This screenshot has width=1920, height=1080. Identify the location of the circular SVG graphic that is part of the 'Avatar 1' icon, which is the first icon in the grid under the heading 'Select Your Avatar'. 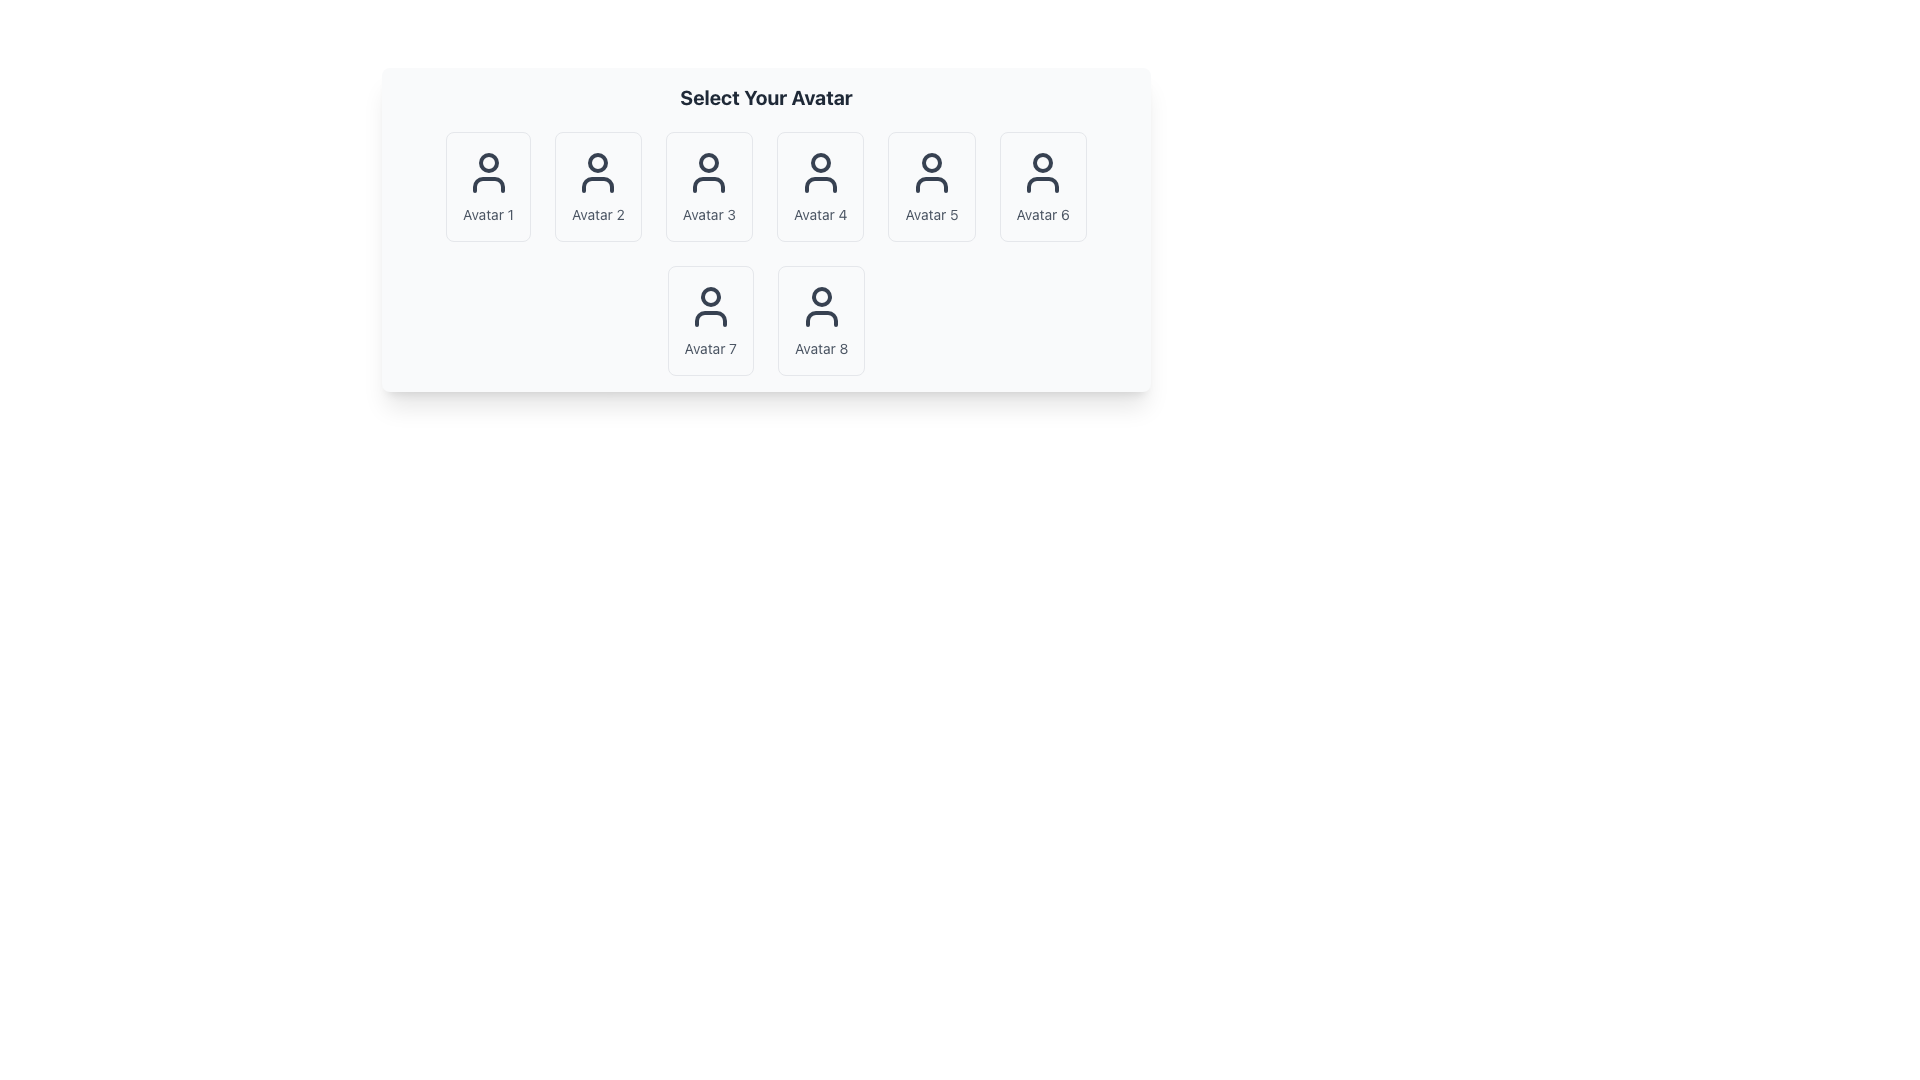
(488, 161).